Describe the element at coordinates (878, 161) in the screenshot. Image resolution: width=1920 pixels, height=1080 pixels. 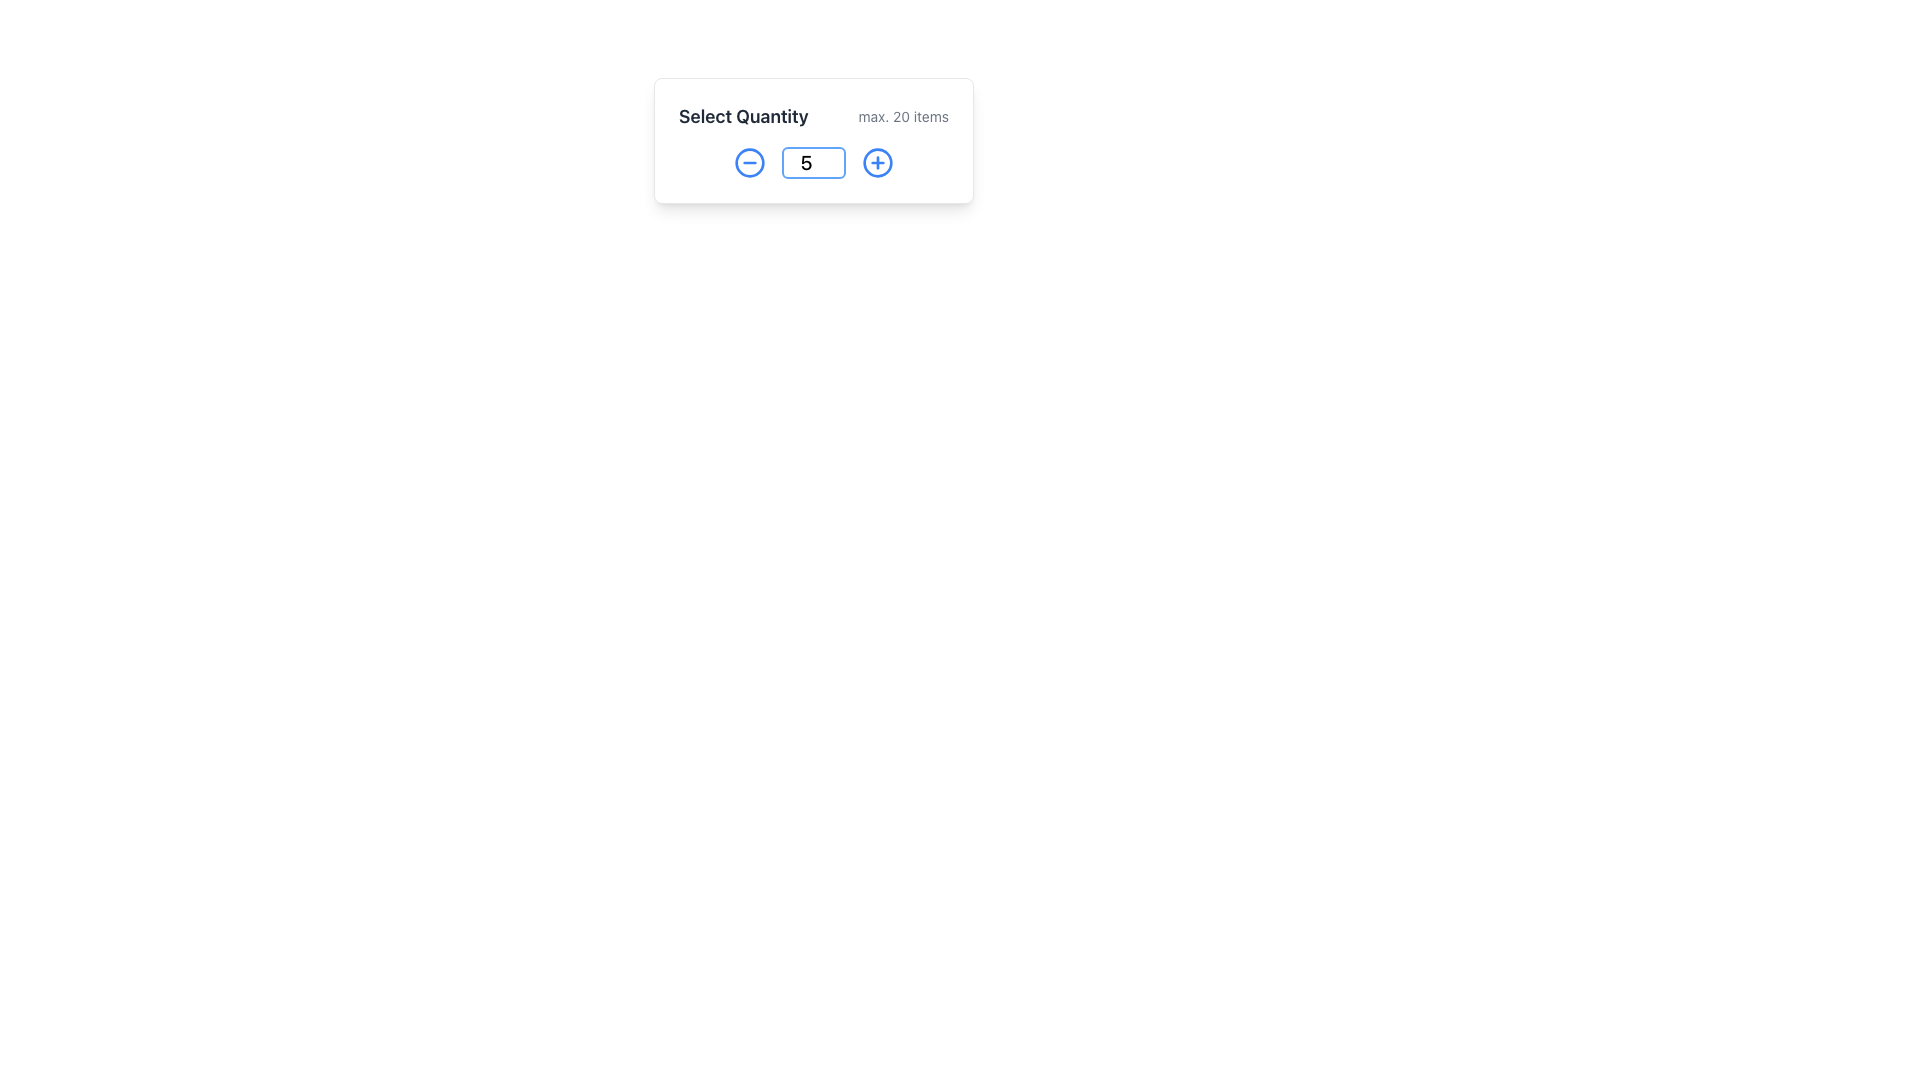
I see `the circular icon with a blue outline and a plus symbol to increment the quantity in the selection interface labeled 'Select Quantity'` at that location.